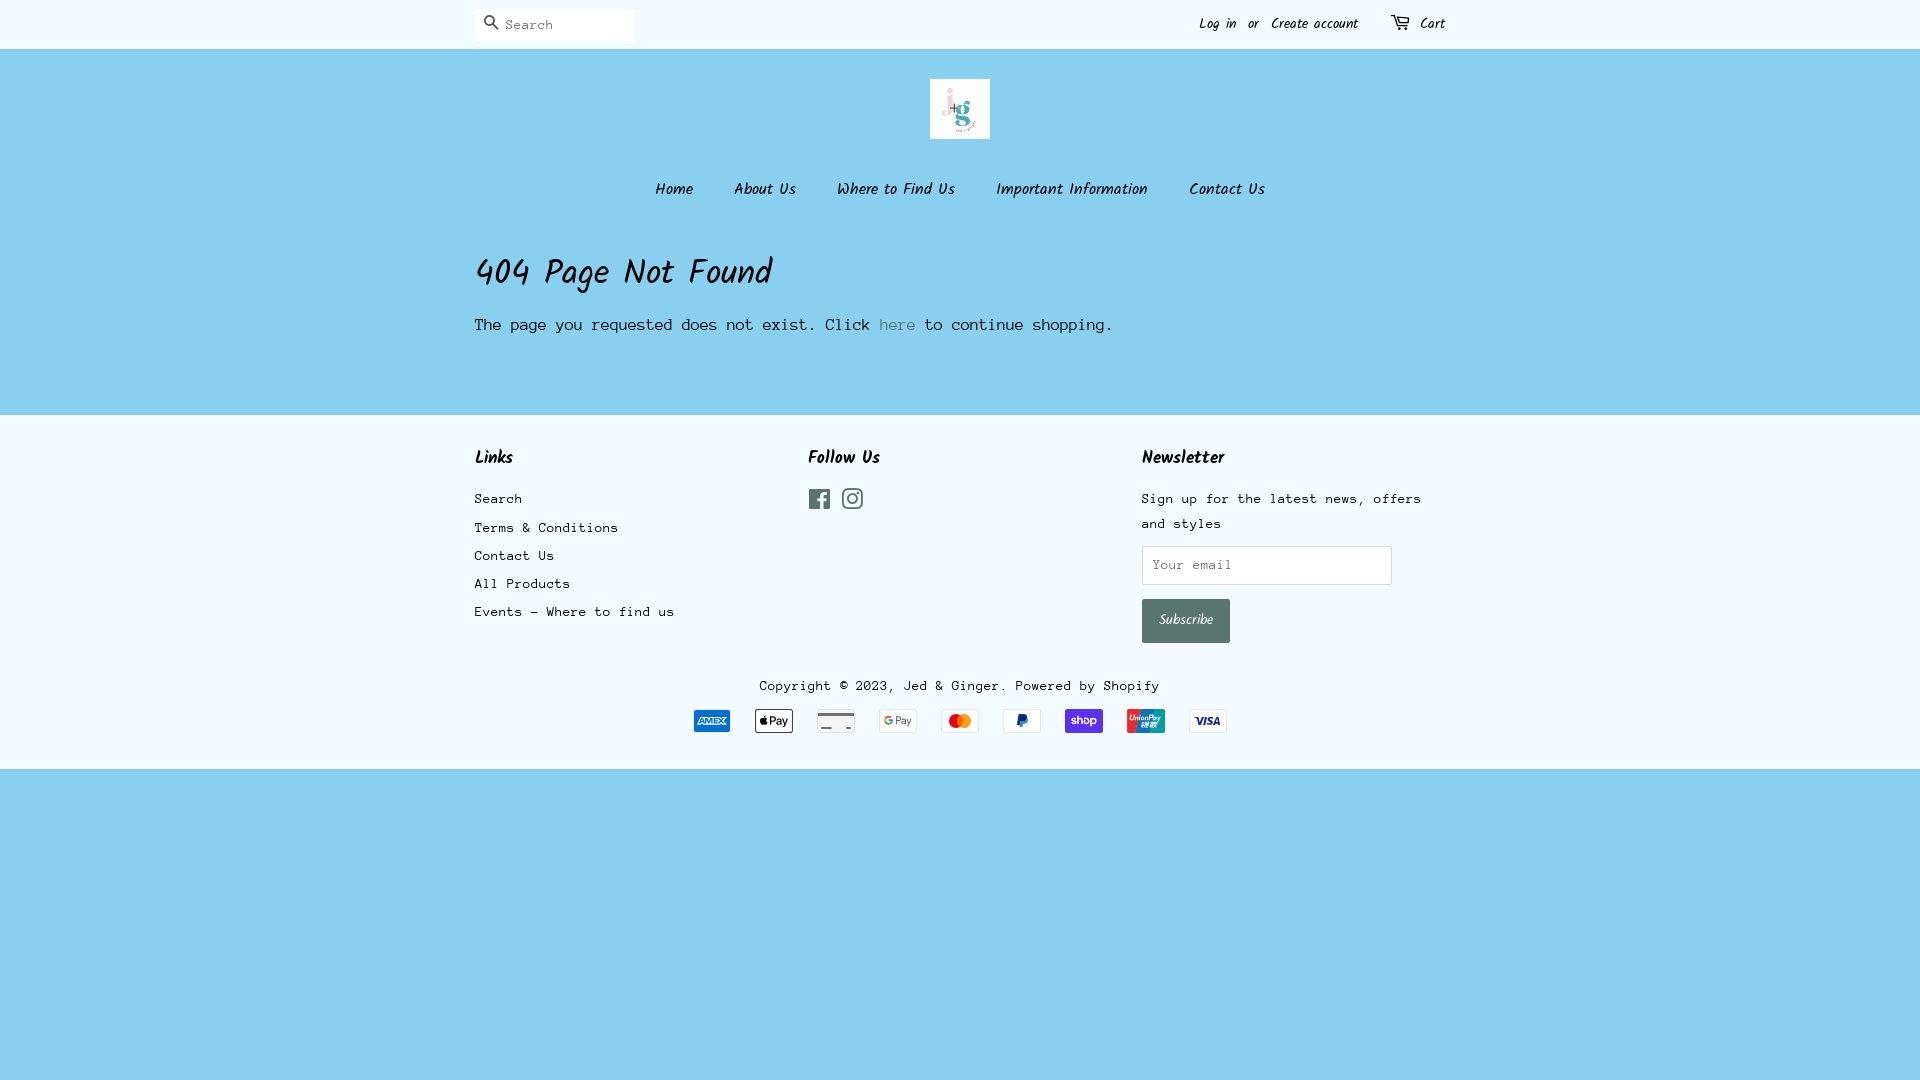 The height and width of the screenshot is (1080, 1920). I want to click on 'Events - Where to find us', so click(574, 610).